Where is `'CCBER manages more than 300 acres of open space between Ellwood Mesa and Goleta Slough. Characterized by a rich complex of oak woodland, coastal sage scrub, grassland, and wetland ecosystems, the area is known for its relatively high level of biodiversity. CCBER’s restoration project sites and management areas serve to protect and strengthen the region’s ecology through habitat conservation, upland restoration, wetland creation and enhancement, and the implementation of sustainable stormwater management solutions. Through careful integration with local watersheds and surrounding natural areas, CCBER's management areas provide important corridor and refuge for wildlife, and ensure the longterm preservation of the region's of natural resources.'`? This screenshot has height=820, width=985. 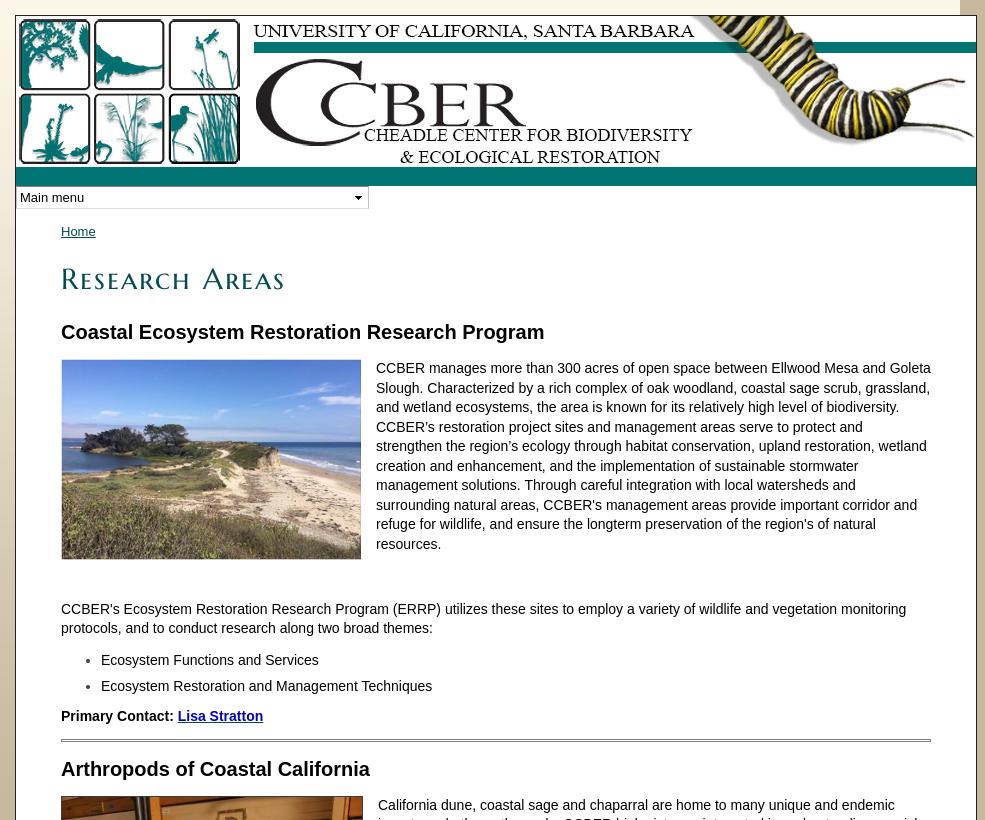
'CCBER manages more than 300 acres of open space between Ellwood Mesa and Goleta Slough. Characterized by a rich complex of oak woodland, coastal sage scrub, grassland, and wetland ecosystems, the area is known for its relatively high level of biodiversity. CCBER’s restoration project sites and management areas serve to protect and strengthen the region’s ecology through habitat conservation, upland restoration, wetland creation and enhancement, and the implementation of sustainable stormwater management solutions. Through careful integration with local watersheds and surrounding natural areas, CCBER's management areas provide important corridor and refuge for wildlife, and ensure the longterm preservation of the region's of natural resources.' is located at coordinates (651, 454).